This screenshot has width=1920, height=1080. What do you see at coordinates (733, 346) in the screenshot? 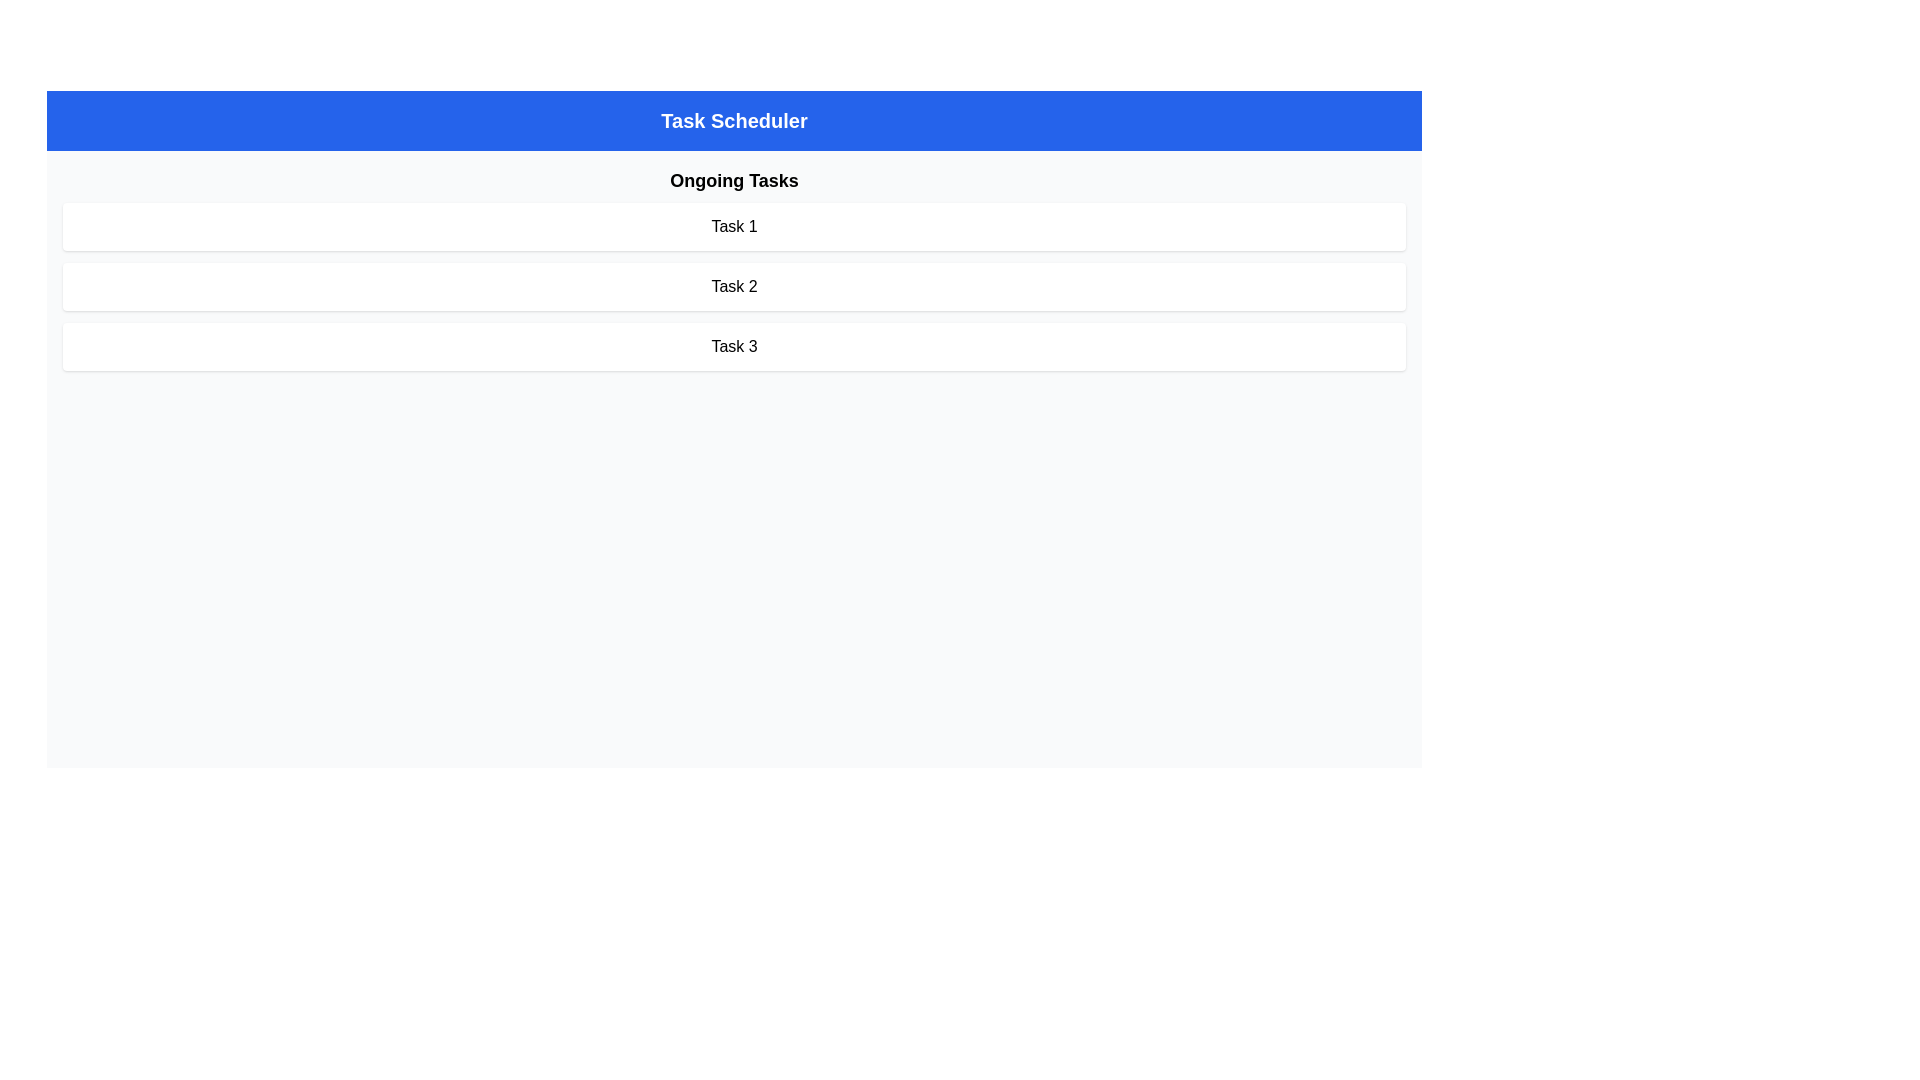
I see `the text of the task labeled 'Task 3' within the task management application for copying or other operations` at bounding box center [733, 346].